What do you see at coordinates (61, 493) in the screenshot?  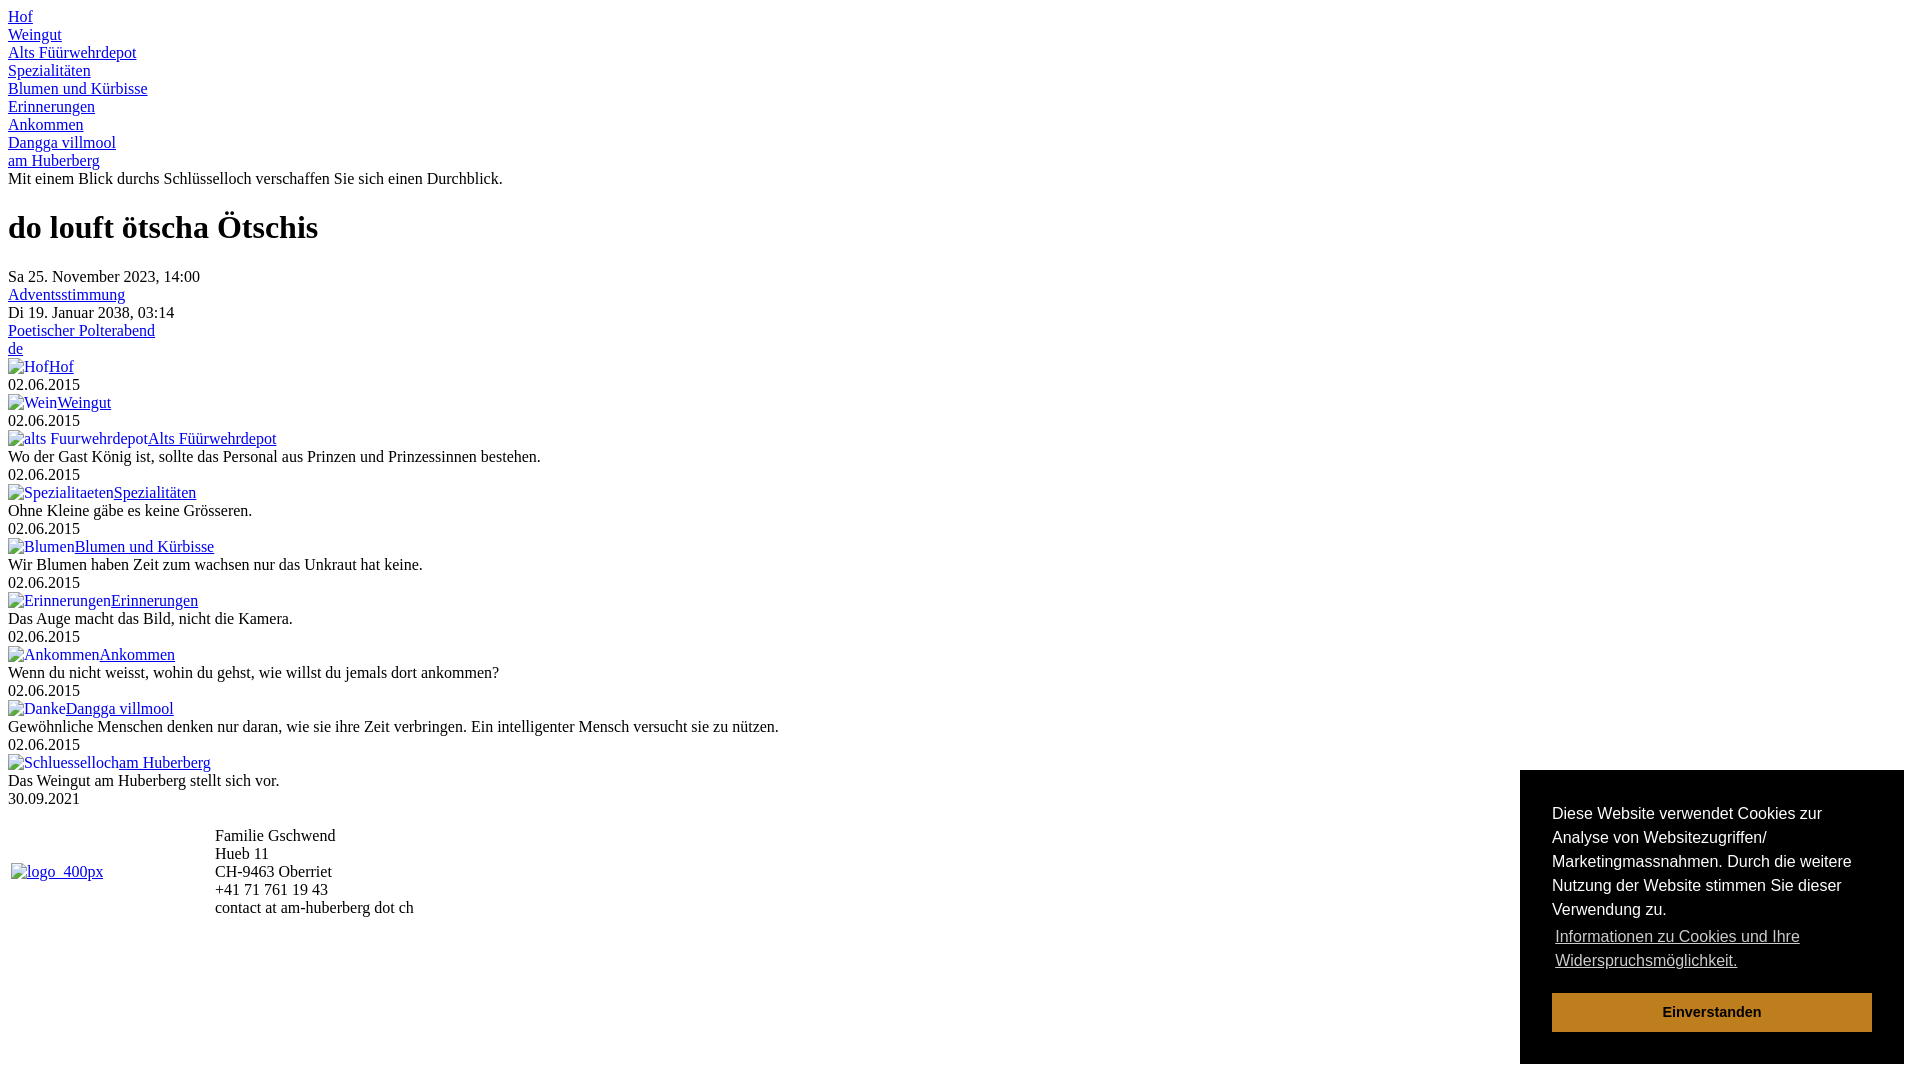 I see `'Spezialitaeten'` at bounding box center [61, 493].